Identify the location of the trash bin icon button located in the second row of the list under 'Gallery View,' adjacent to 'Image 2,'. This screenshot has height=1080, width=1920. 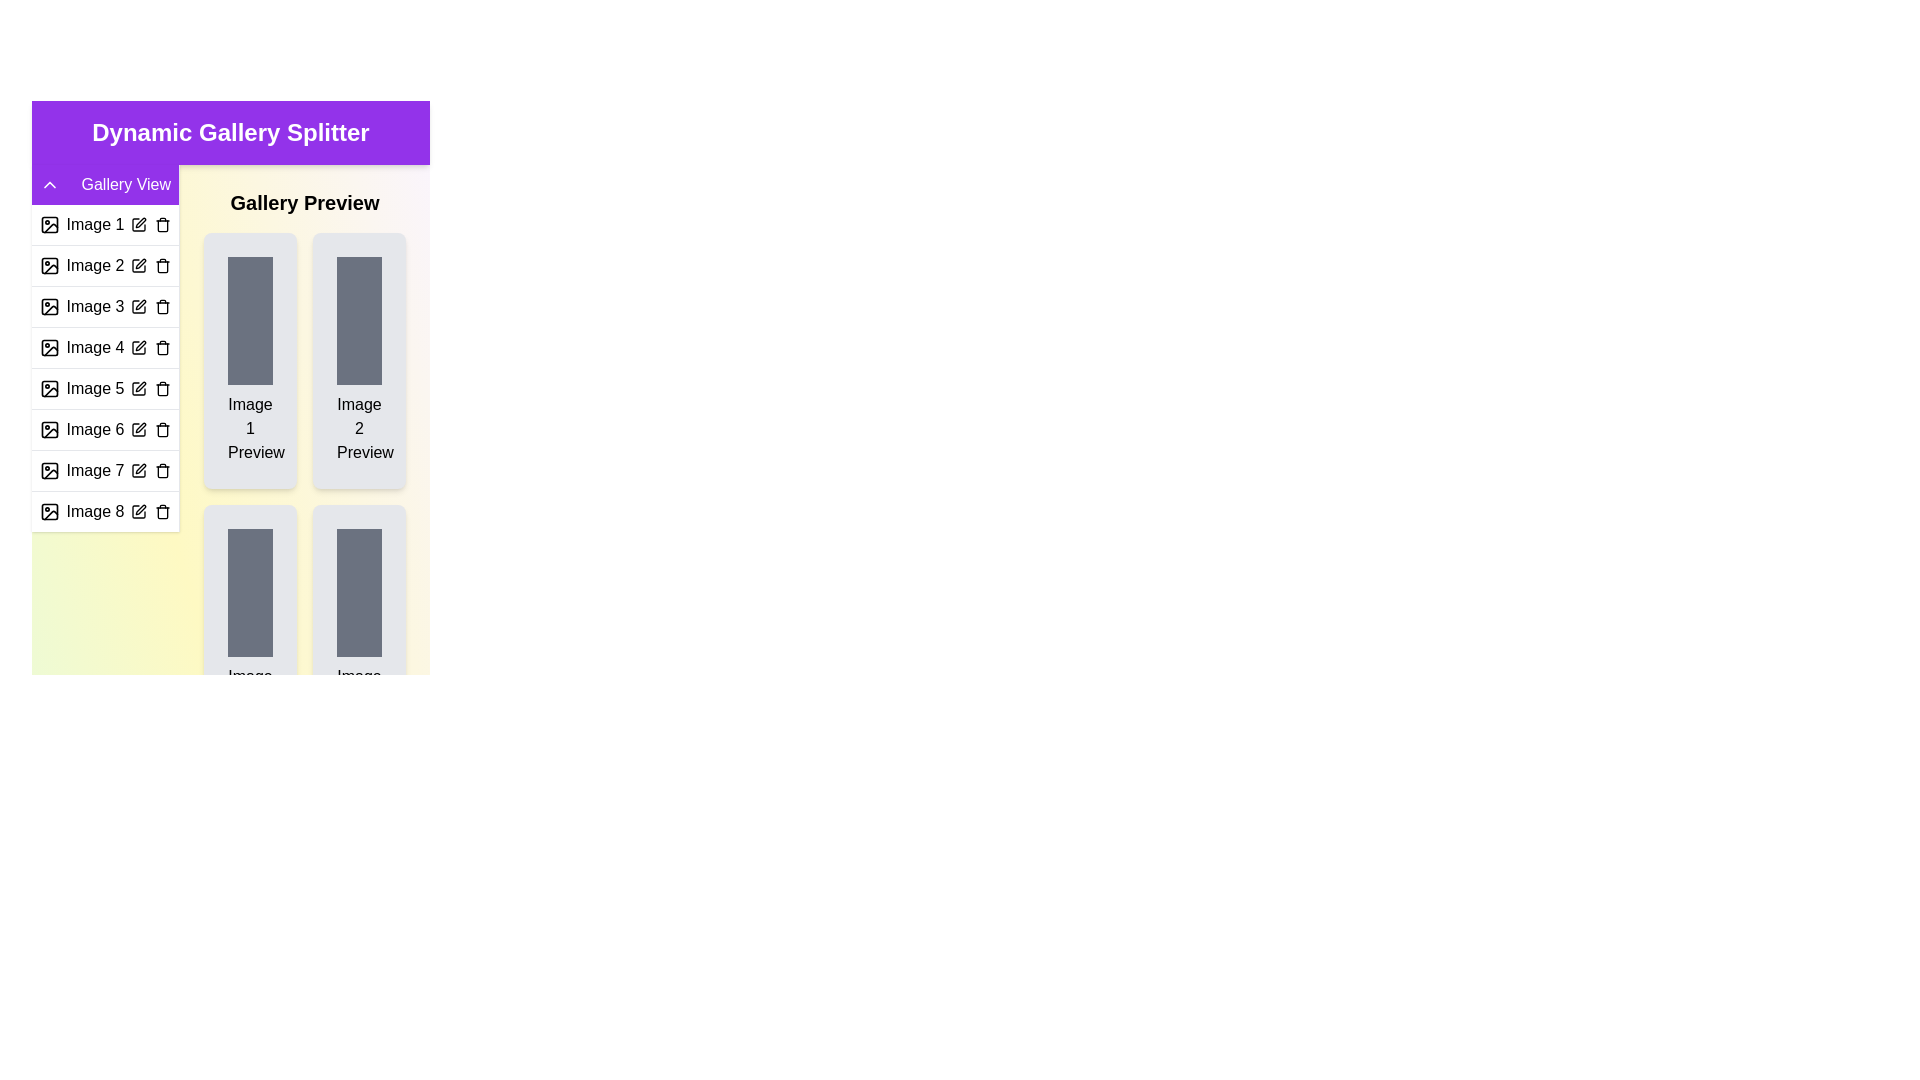
(163, 265).